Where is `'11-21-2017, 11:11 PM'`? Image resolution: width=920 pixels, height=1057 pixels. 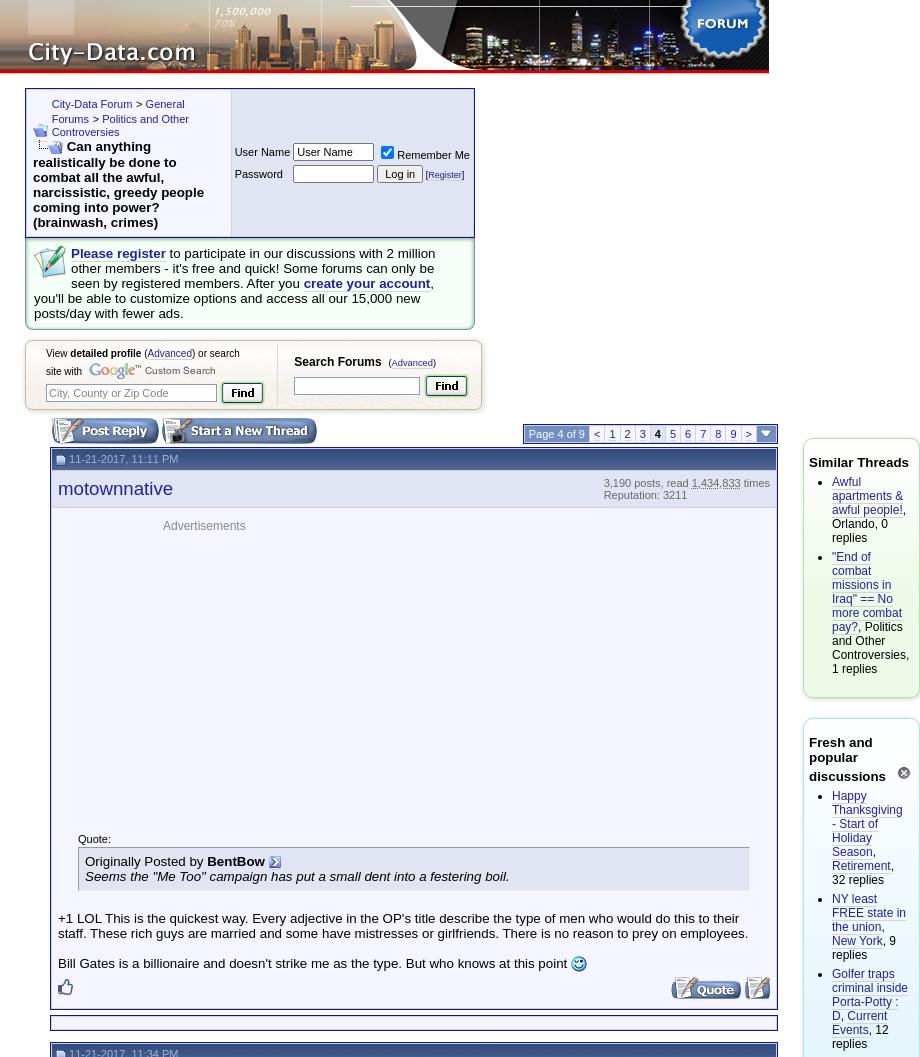 '11-21-2017, 11:11 PM' is located at coordinates (120, 457).